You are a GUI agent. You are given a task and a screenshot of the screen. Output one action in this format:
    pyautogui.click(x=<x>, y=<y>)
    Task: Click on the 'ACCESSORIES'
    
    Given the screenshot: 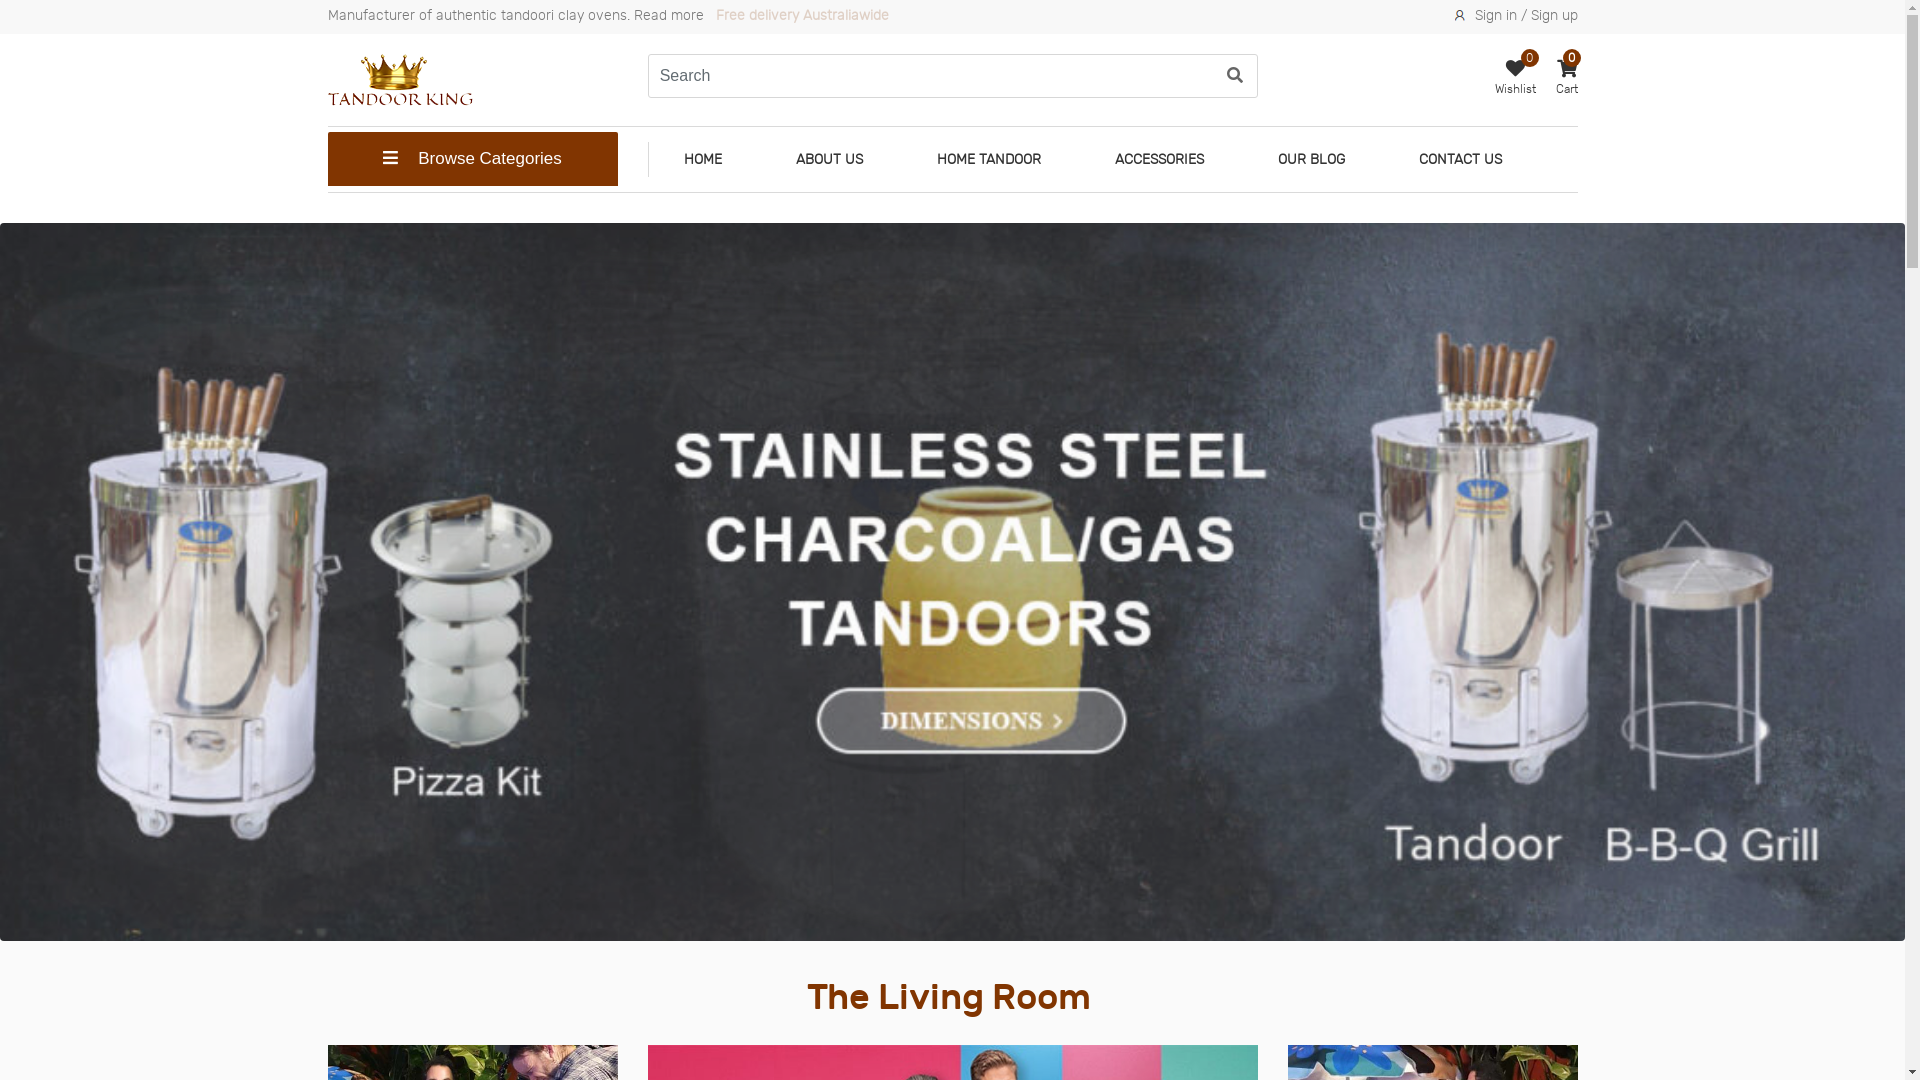 What is the action you would take?
    pyautogui.click(x=1159, y=158)
    